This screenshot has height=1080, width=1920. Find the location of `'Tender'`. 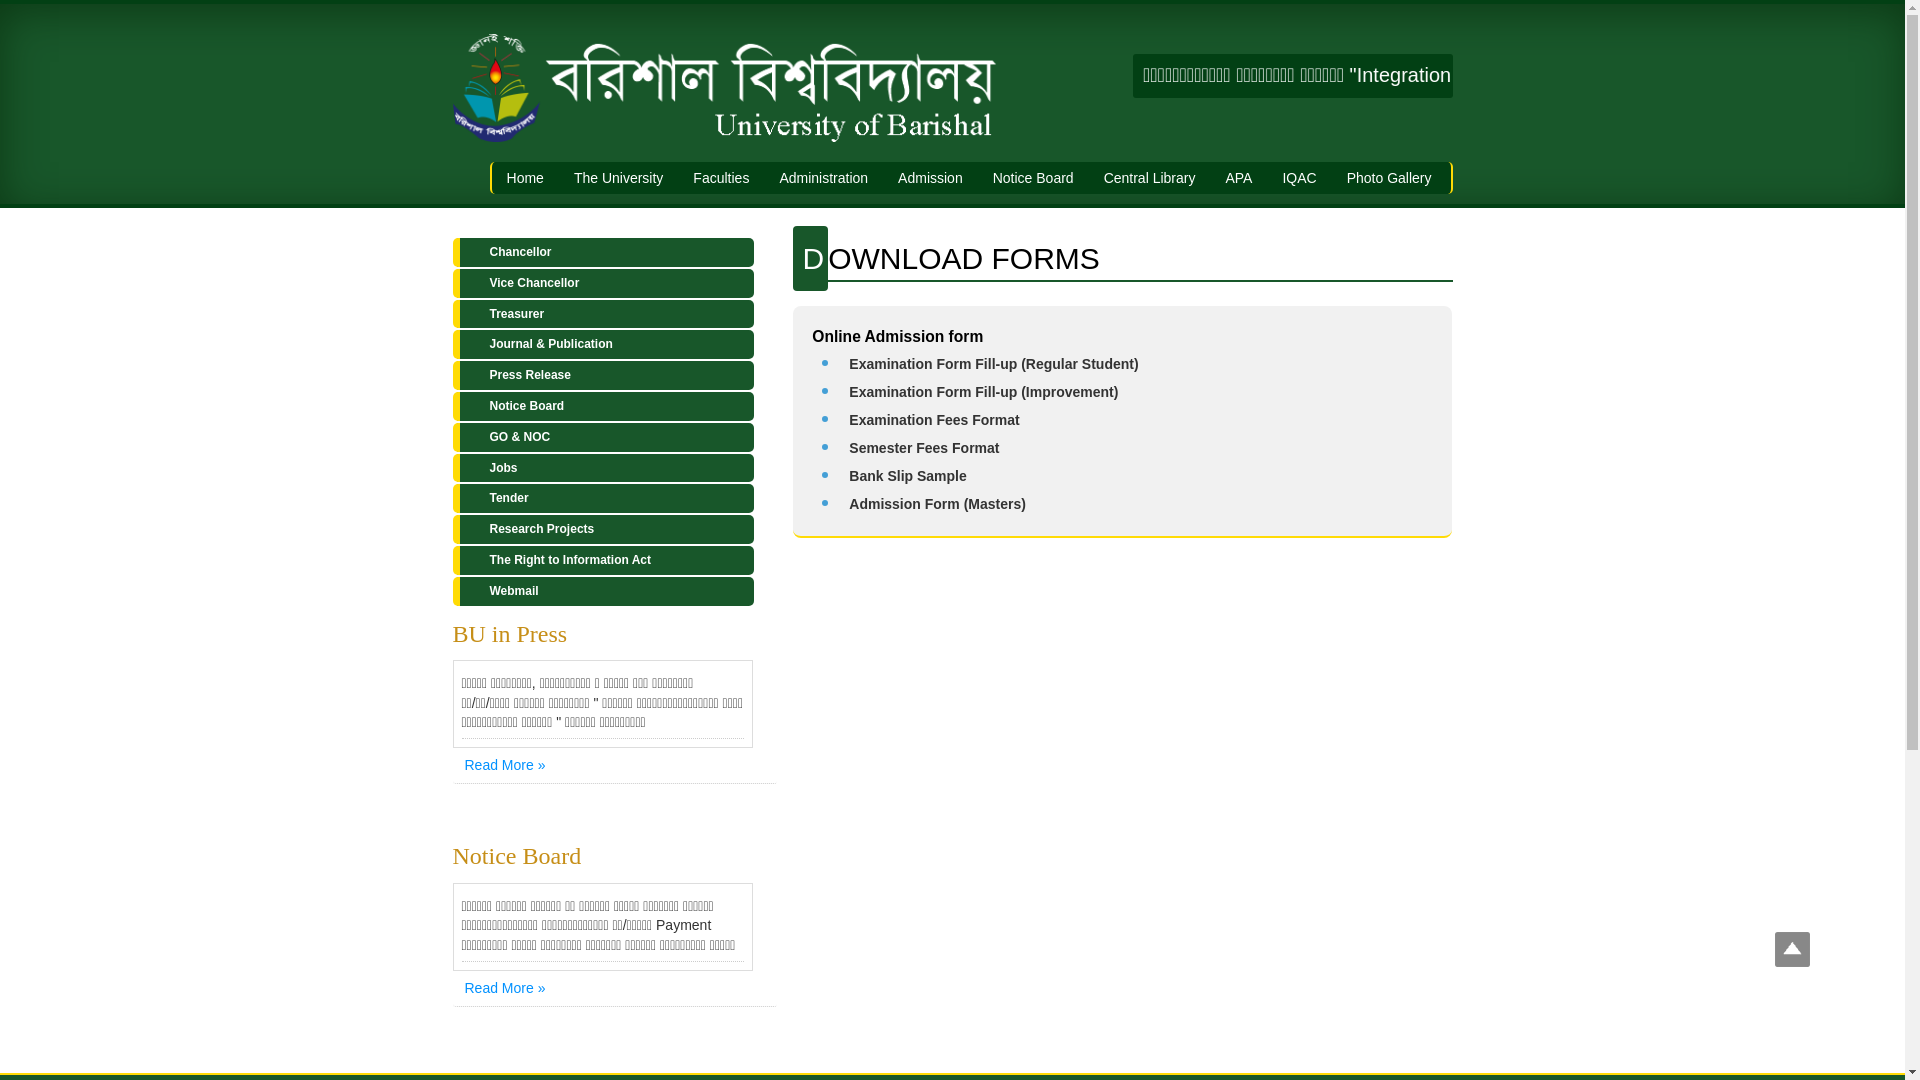

'Tender' is located at coordinates (601, 497).